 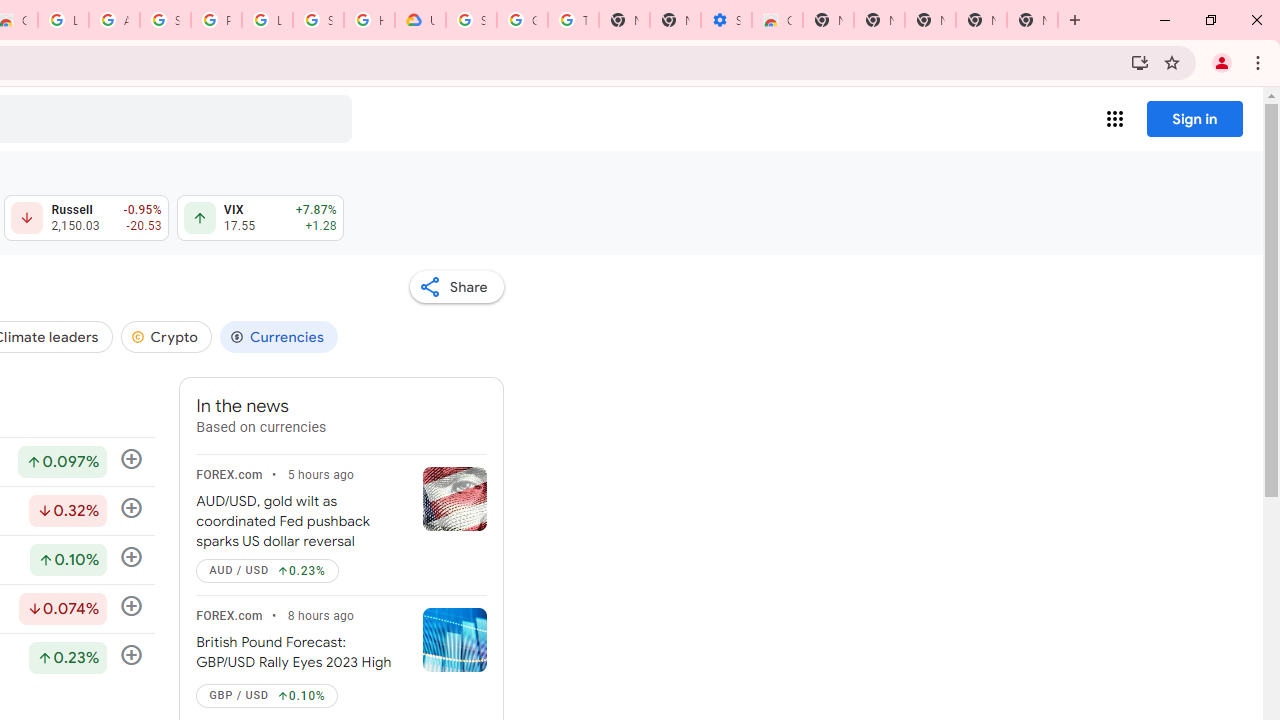 What do you see at coordinates (1032, 20) in the screenshot?
I see `'New Tab'` at bounding box center [1032, 20].